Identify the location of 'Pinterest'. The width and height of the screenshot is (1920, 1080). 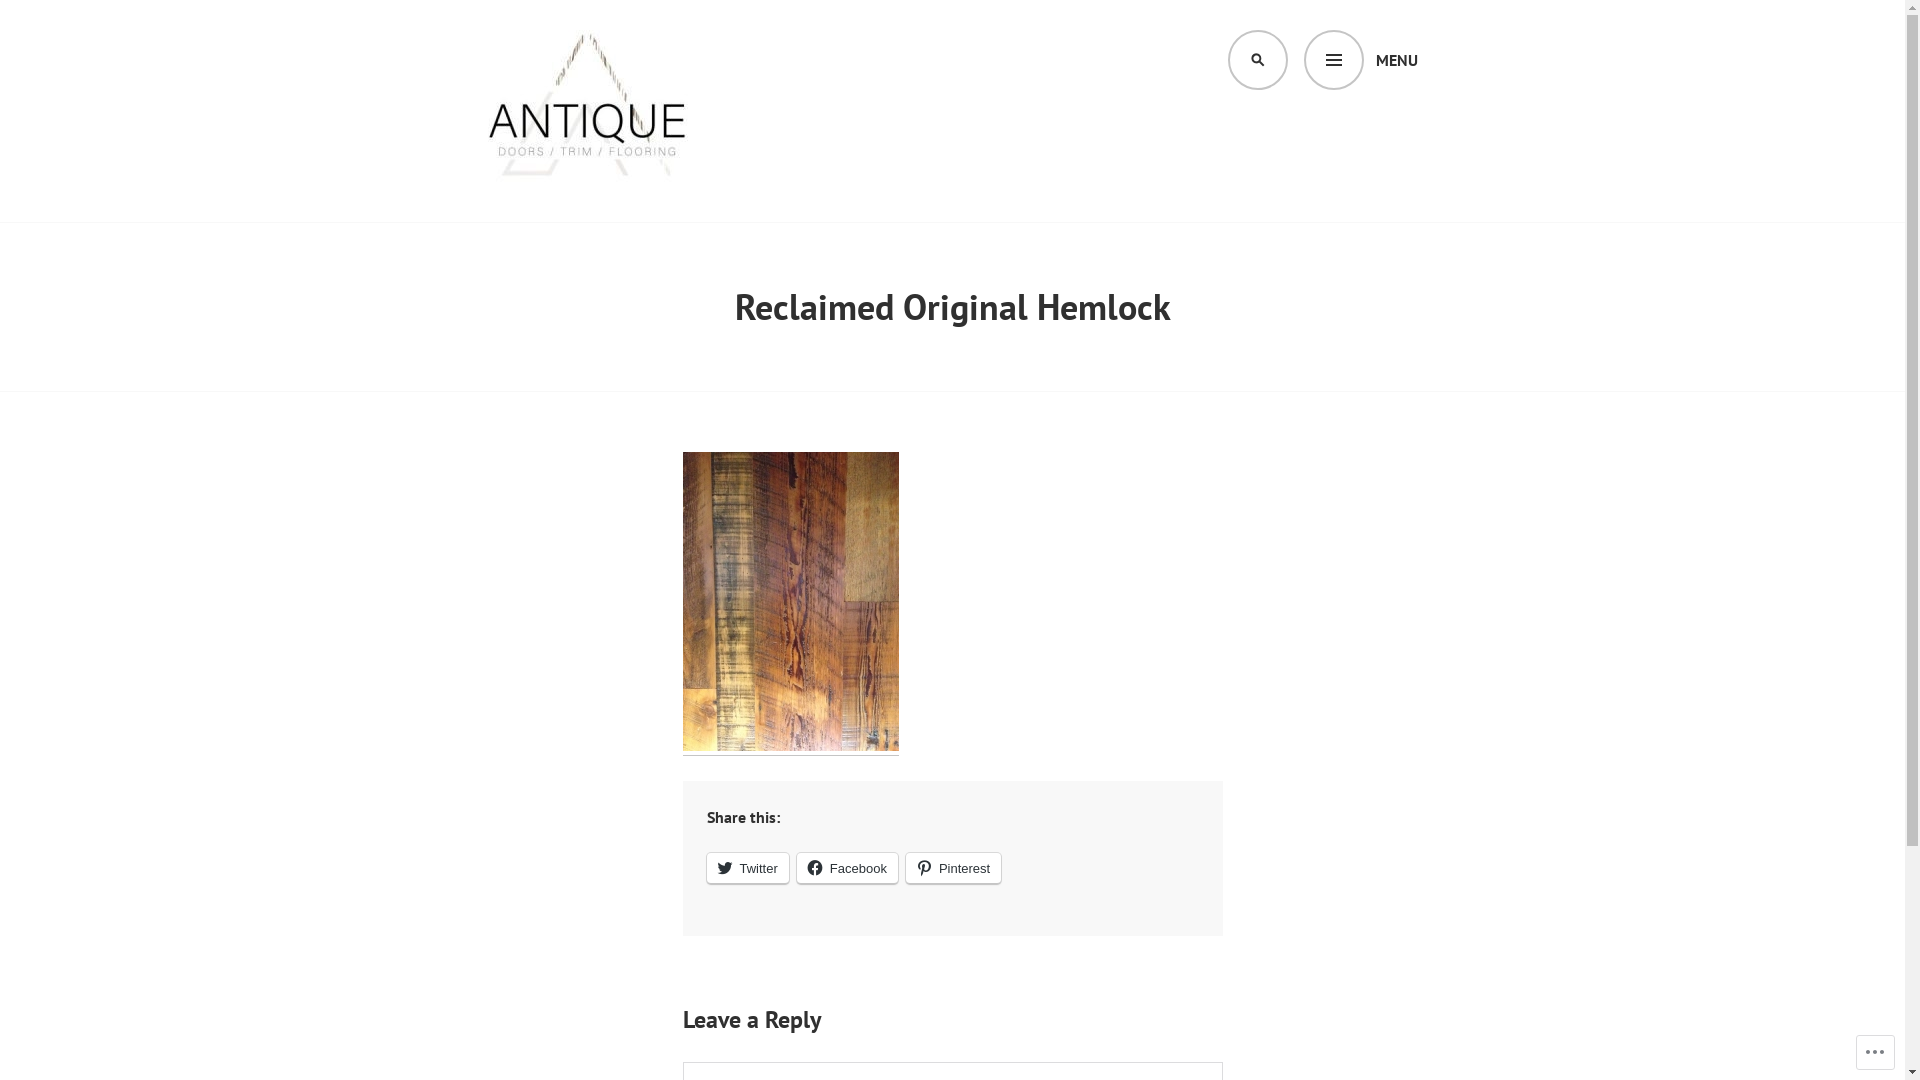
(952, 867).